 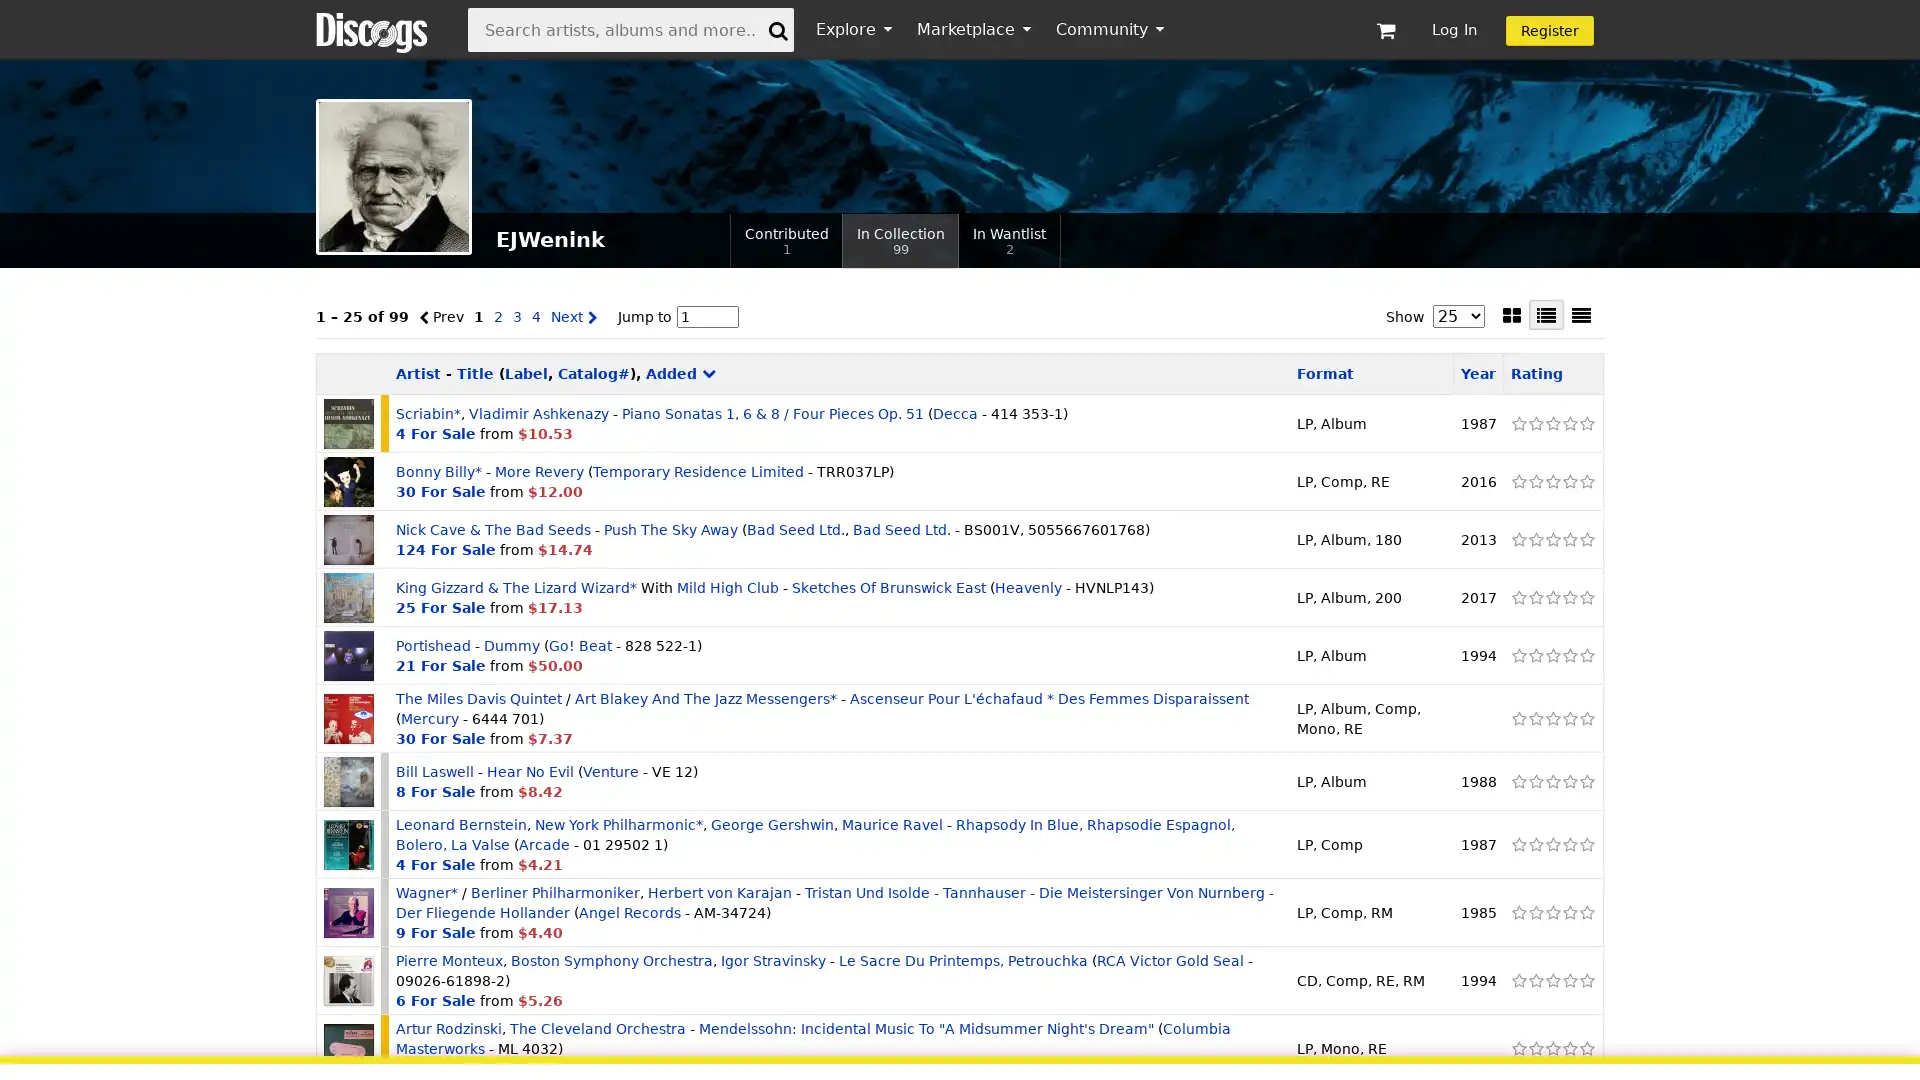 What do you see at coordinates (1551, 655) in the screenshot?
I see `Rate this release 3 stars.` at bounding box center [1551, 655].